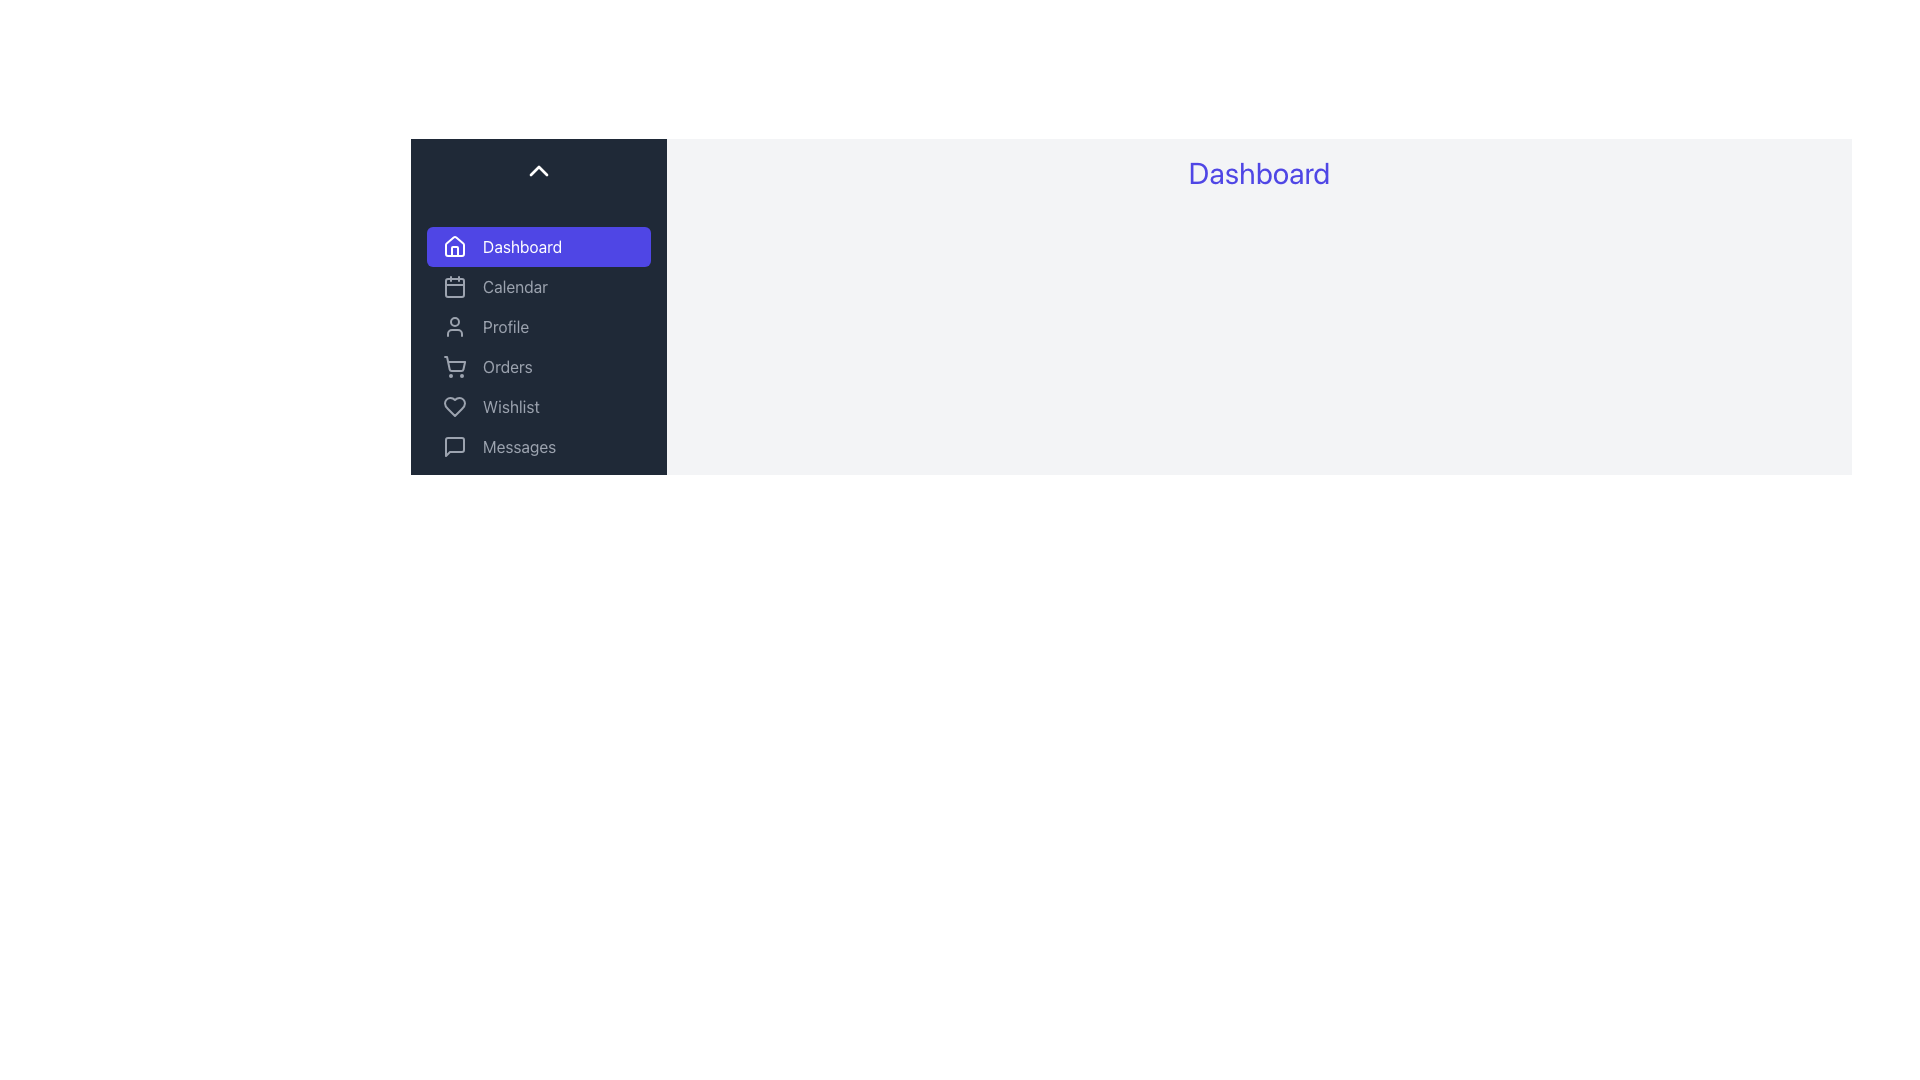 The width and height of the screenshot is (1920, 1080). I want to click on the house-shaped icon located at the top of the 'Dashboard' menu in the side navigation menu, so click(454, 245).